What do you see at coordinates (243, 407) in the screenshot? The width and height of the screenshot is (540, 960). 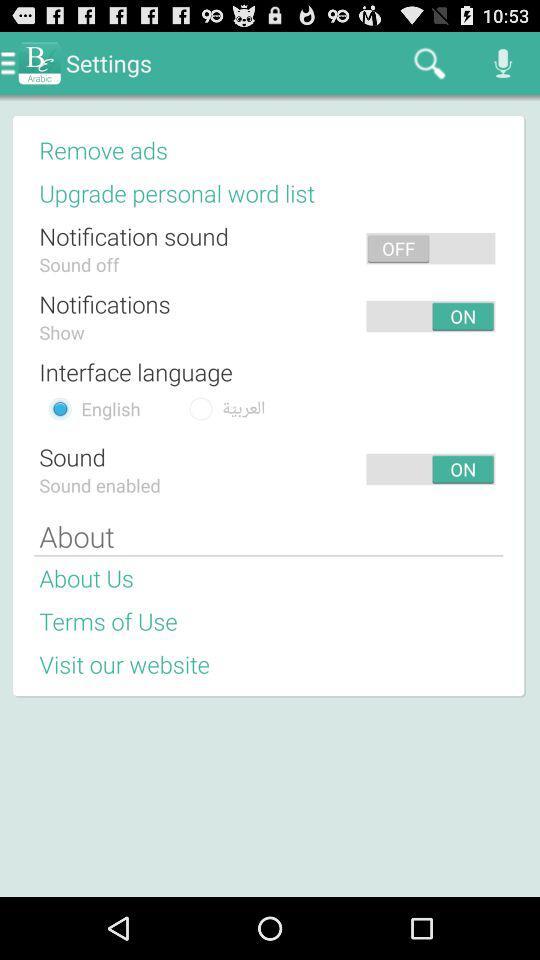 I see `the app below the interface language app` at bounding box center [243, 407].